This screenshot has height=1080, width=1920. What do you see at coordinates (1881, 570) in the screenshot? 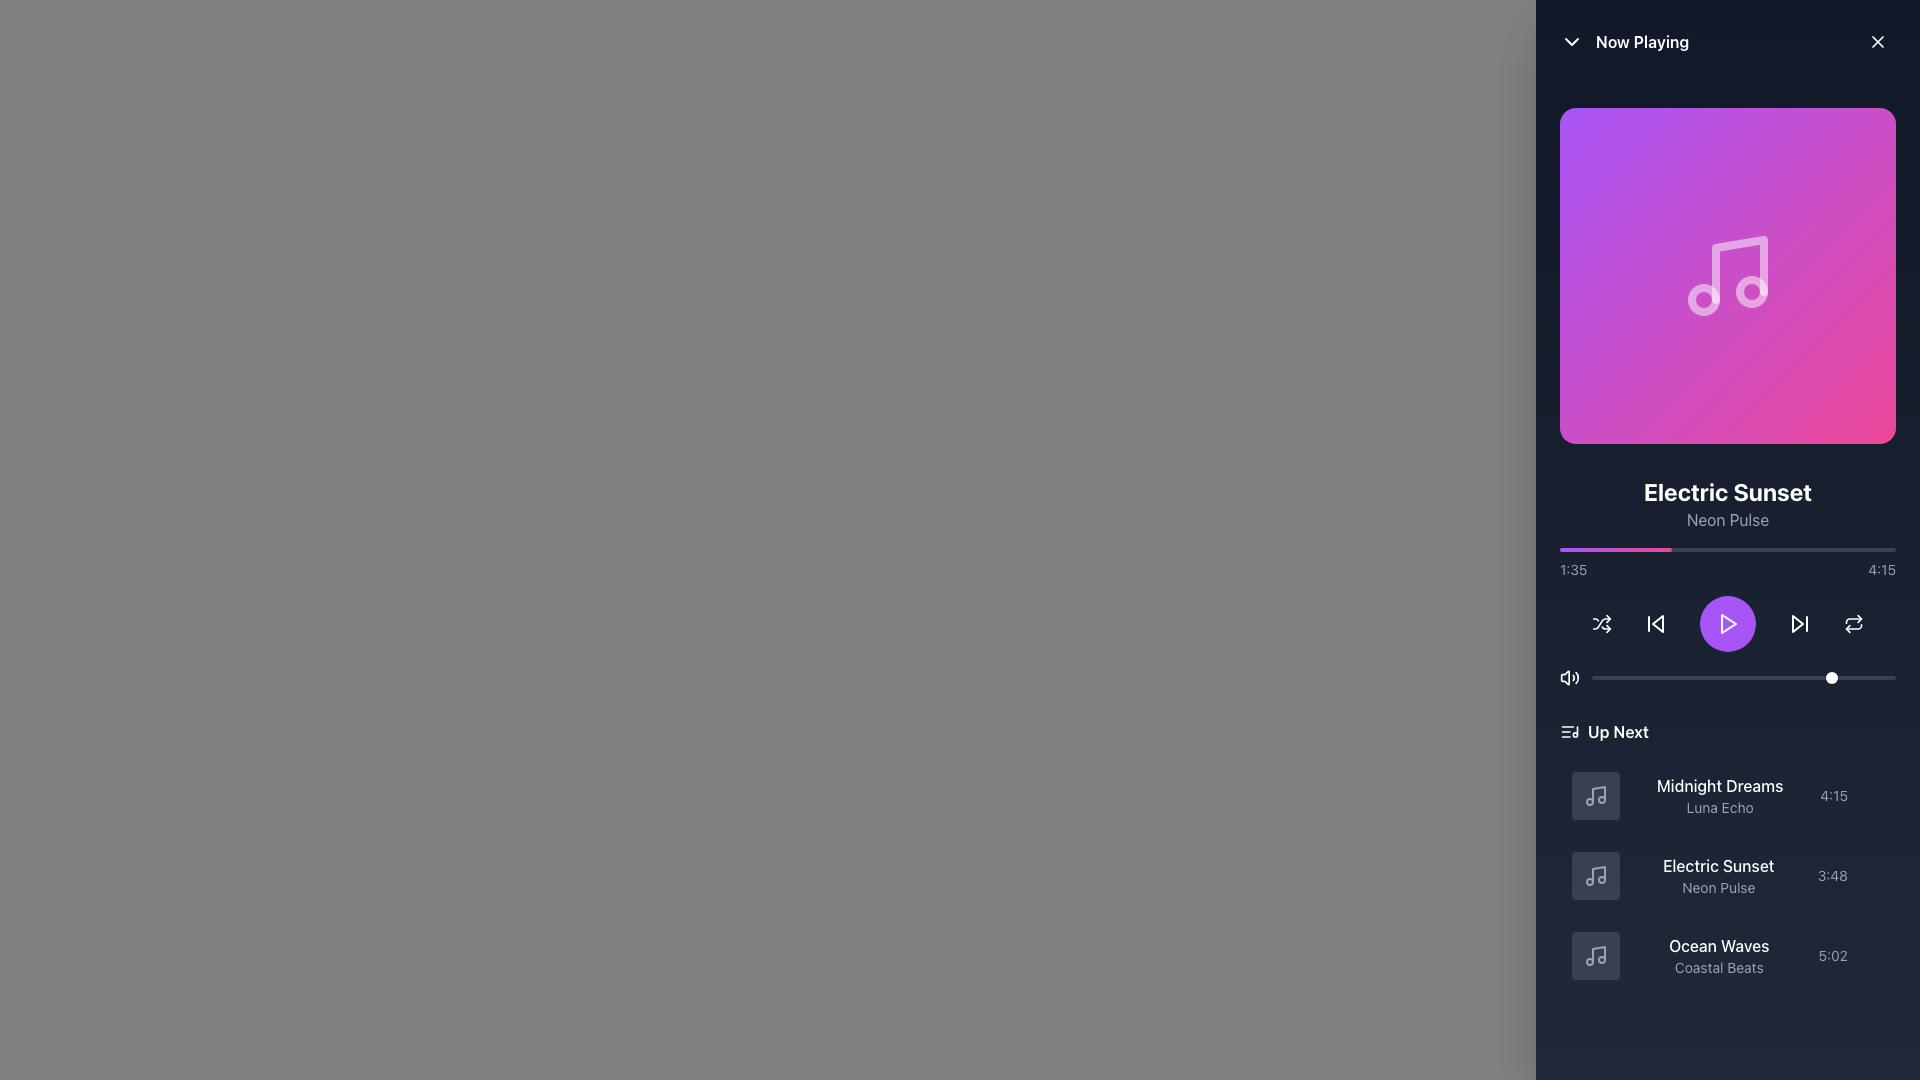
I see `the text label displaying '4:15' located in the bottom-right corner of the media player interface, which is positioned immediately to the right of a horizontal progress bar` at bounding box center [1881, 570].